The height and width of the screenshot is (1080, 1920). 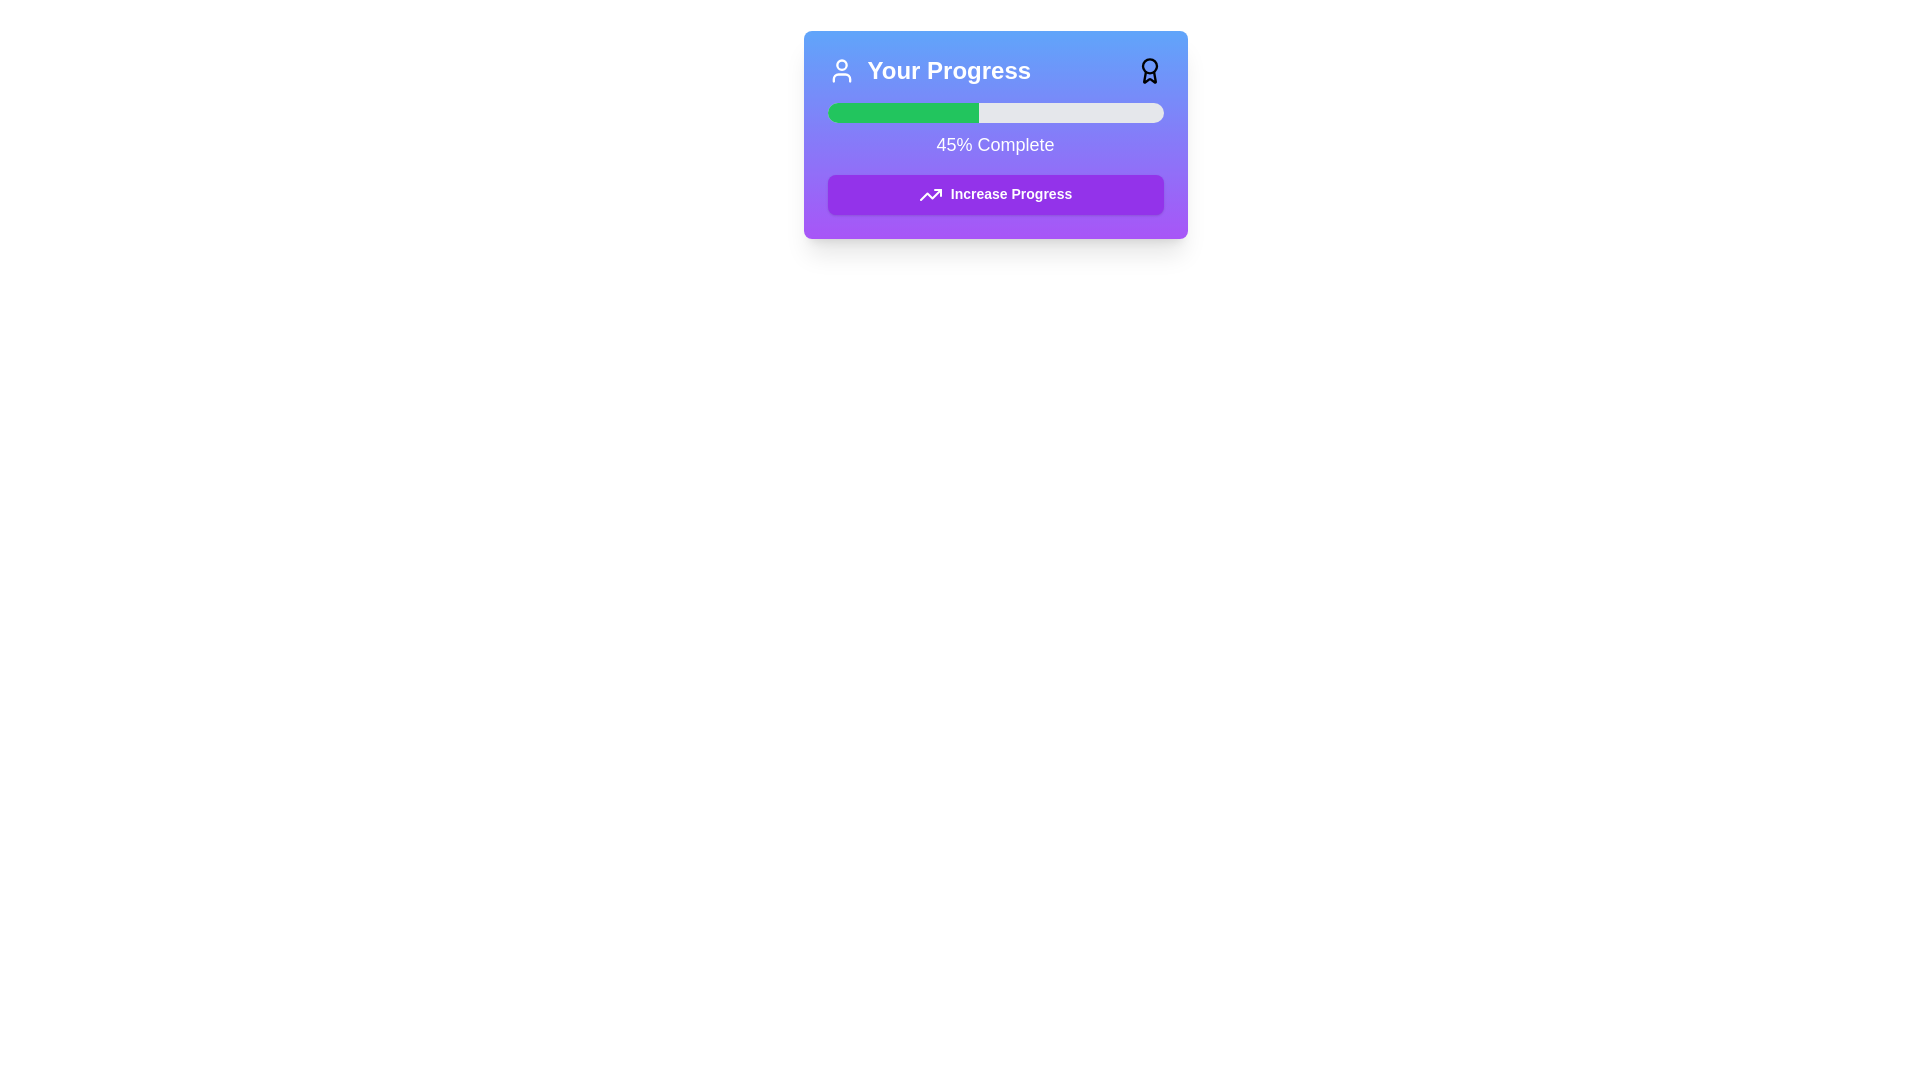 I want to click on the progress update button located at the bottom of the card-like component displaying '45% Complete', so click(x=995, y=195).